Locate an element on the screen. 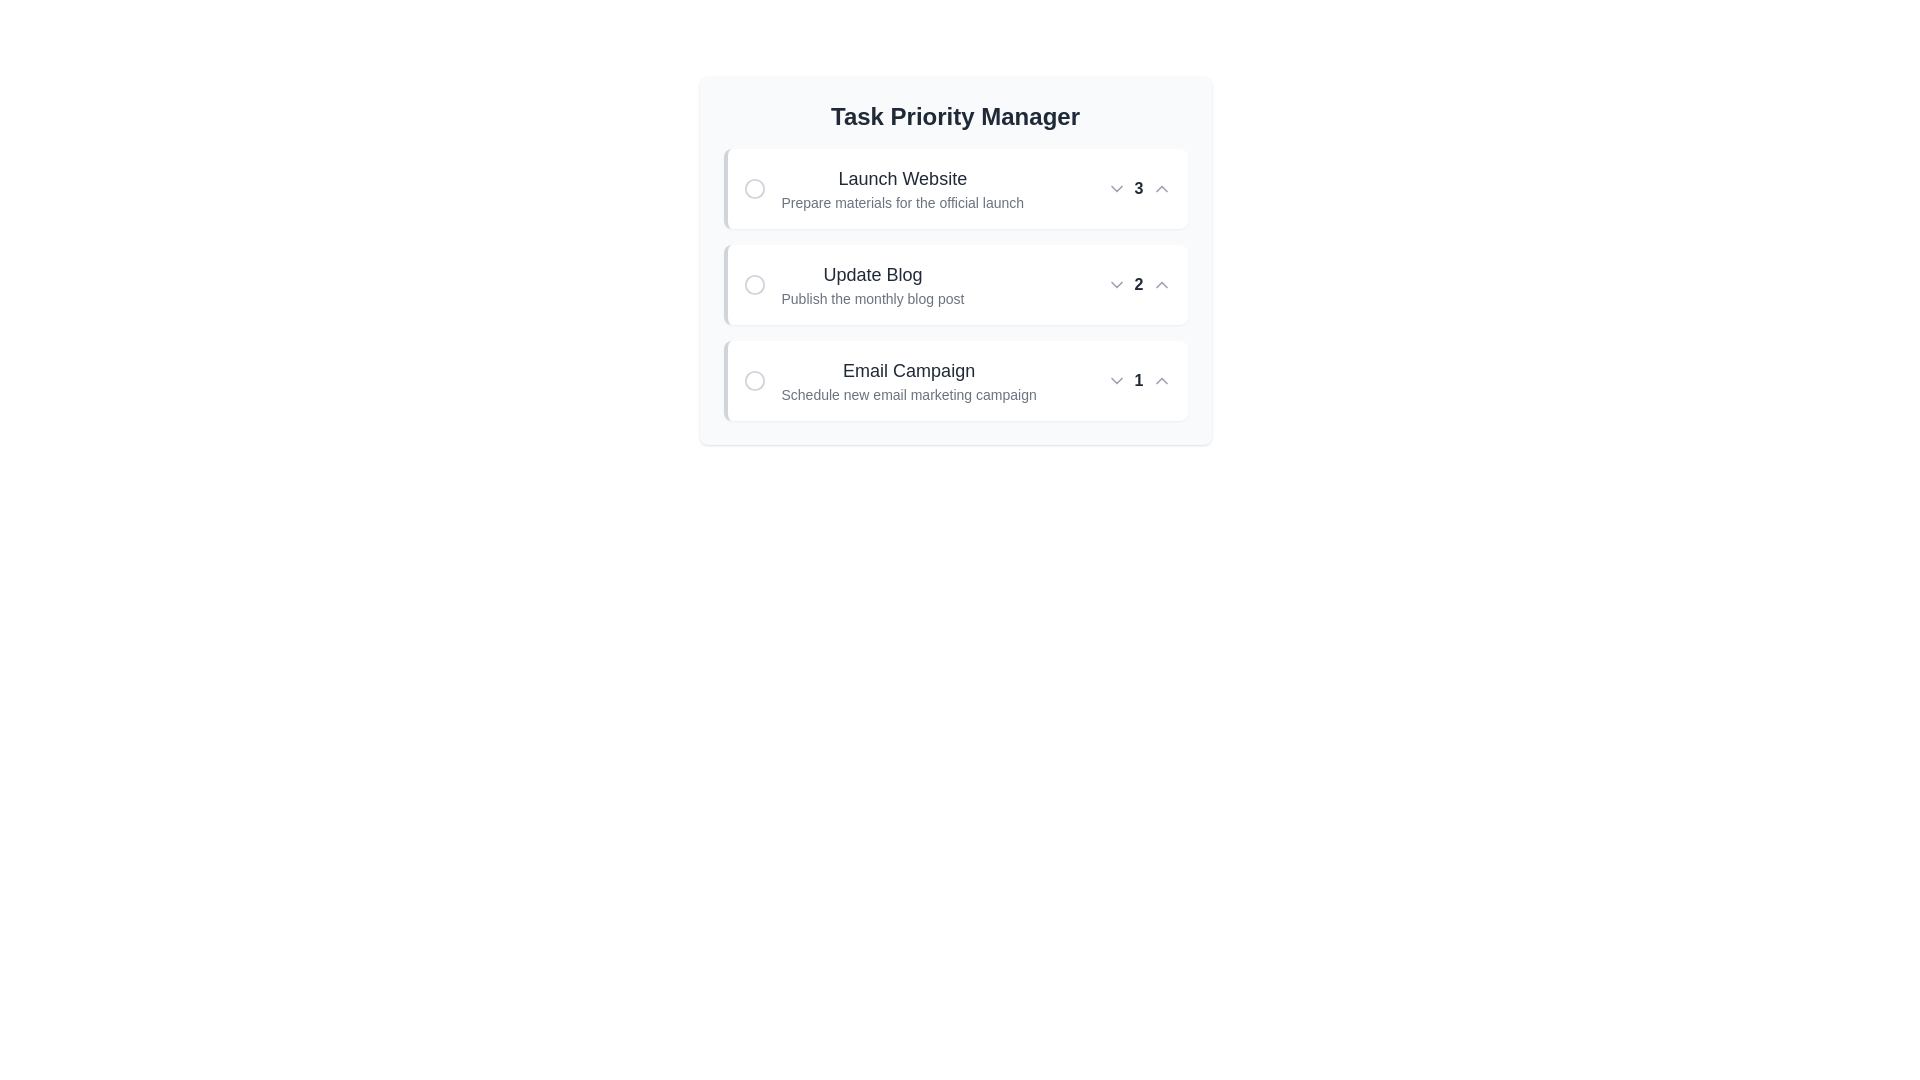 The image size is (1920, 1080). the task management item titled 'Email Campaign', which is the third item in the list below 'Launch Website' and 'Update Blog' is located at coordinates (889, 381).